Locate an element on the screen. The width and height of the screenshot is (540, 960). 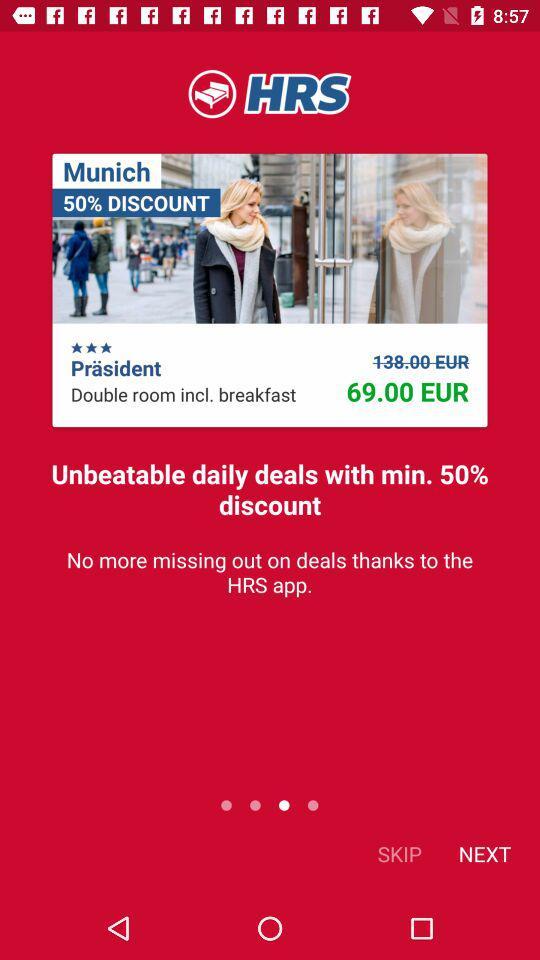
item next to skip icon is located at coordinates (483, 852).